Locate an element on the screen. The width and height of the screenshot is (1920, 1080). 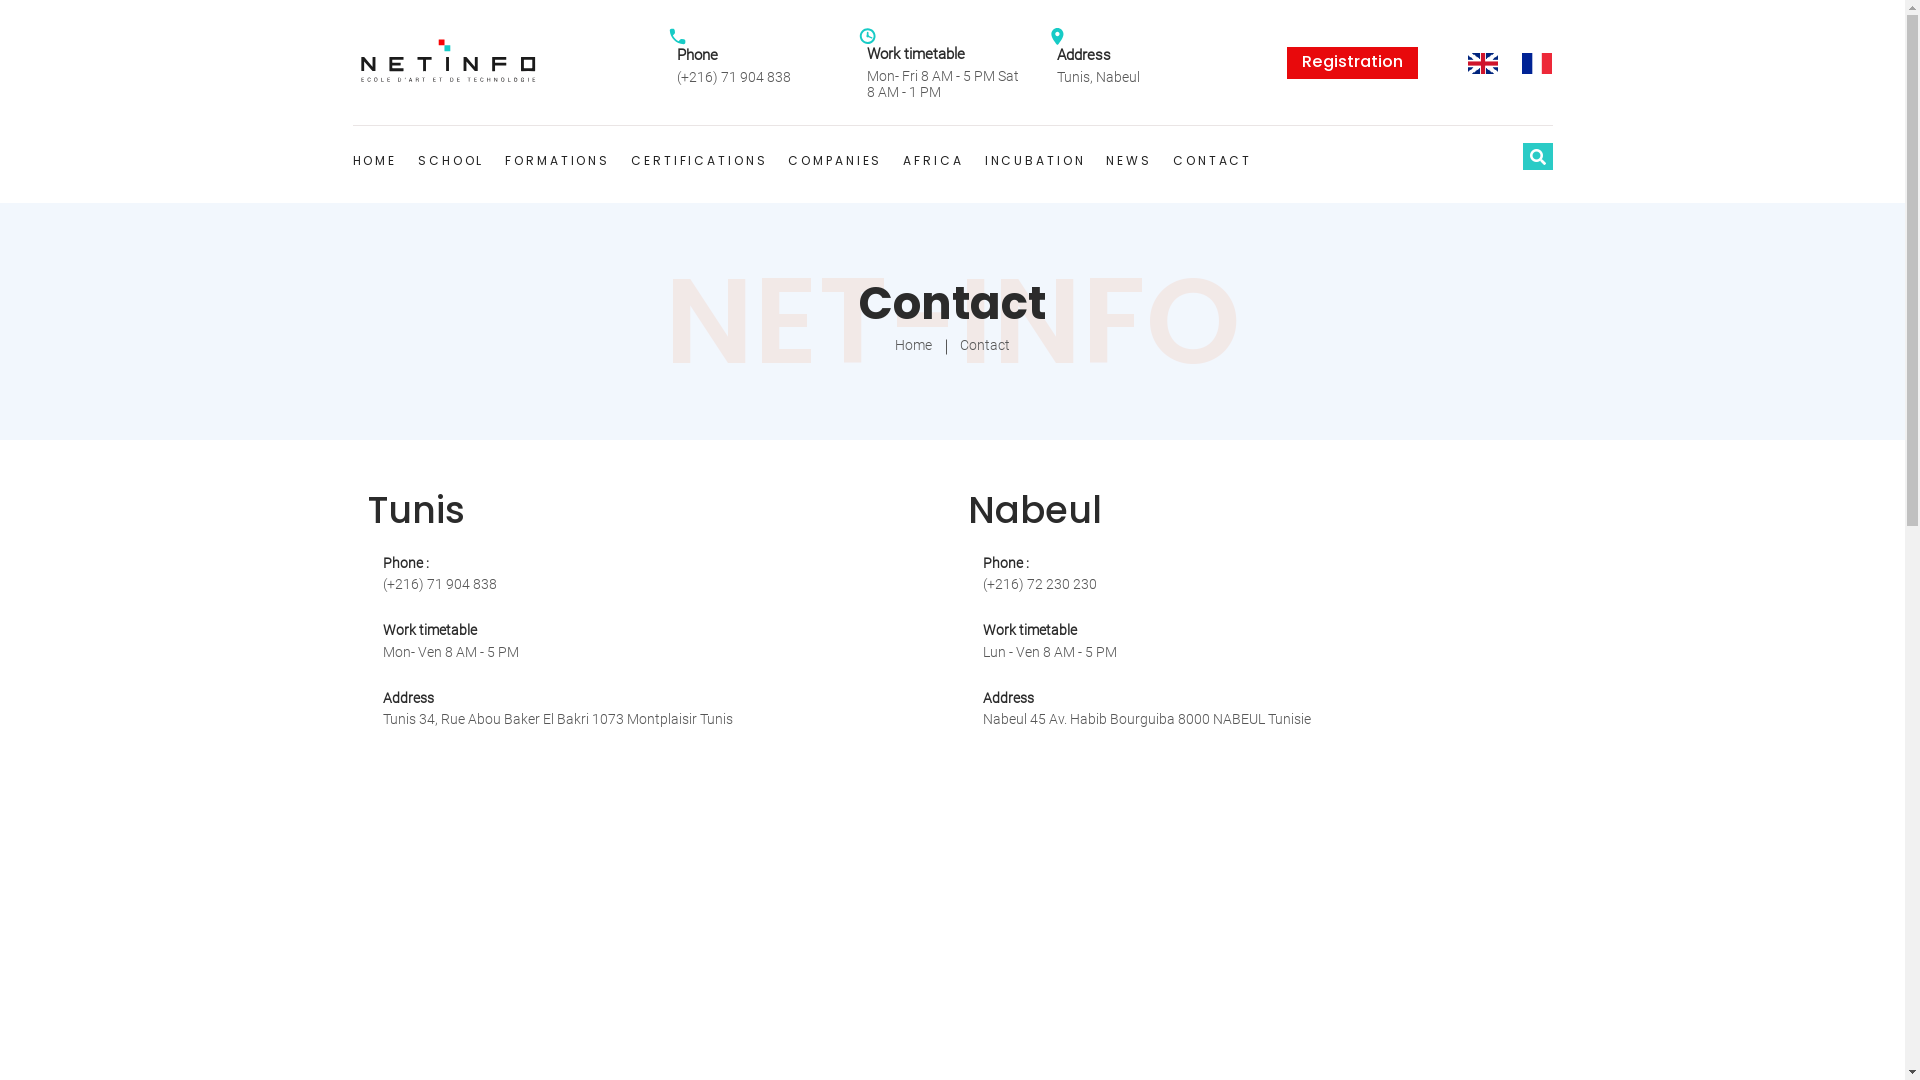
'FORMATIONS' is located at coordinates (557, 160).